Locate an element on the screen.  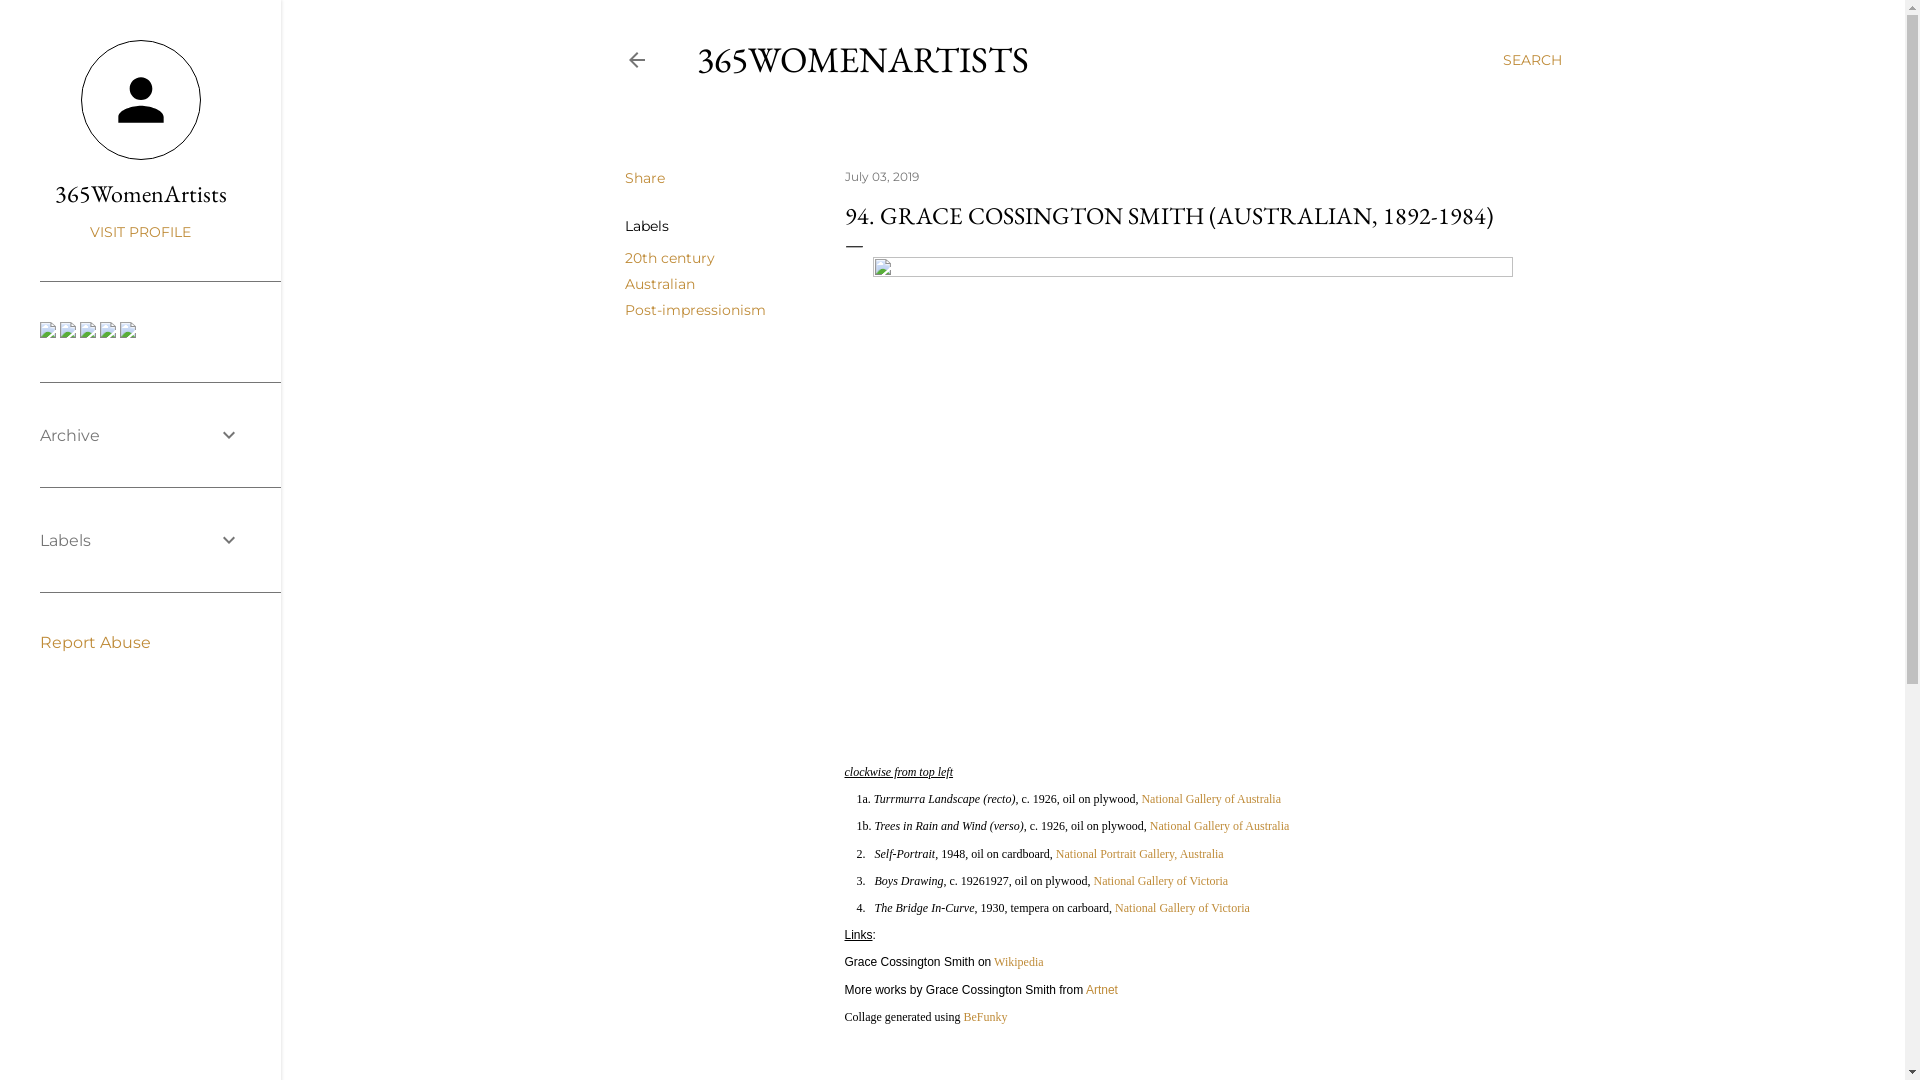
'SEARCH' is located at coordinates (1530, 59).